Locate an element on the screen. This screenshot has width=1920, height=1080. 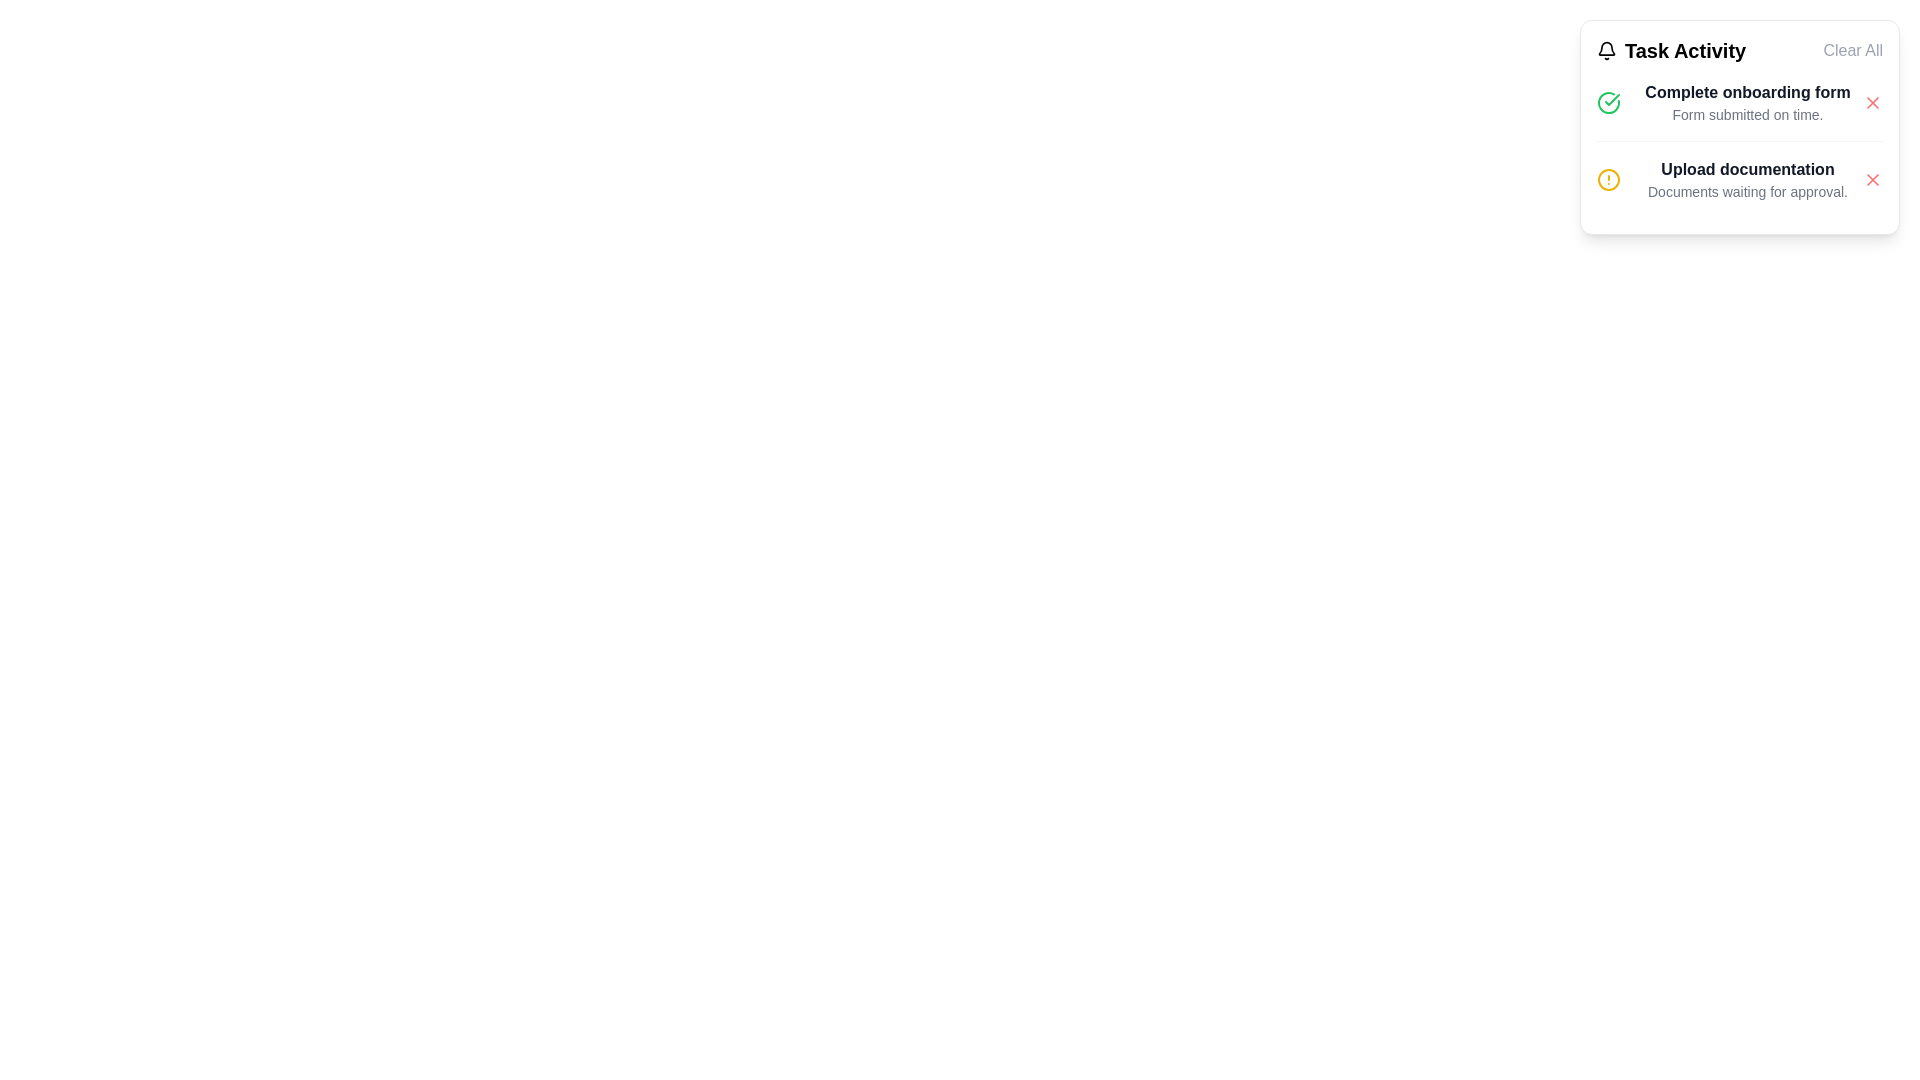
the 'Task Activity' header, which is a large, bold text element indicating notifications, located at the top-left corner of its card-like structure is located at coordinates (1671, 49).